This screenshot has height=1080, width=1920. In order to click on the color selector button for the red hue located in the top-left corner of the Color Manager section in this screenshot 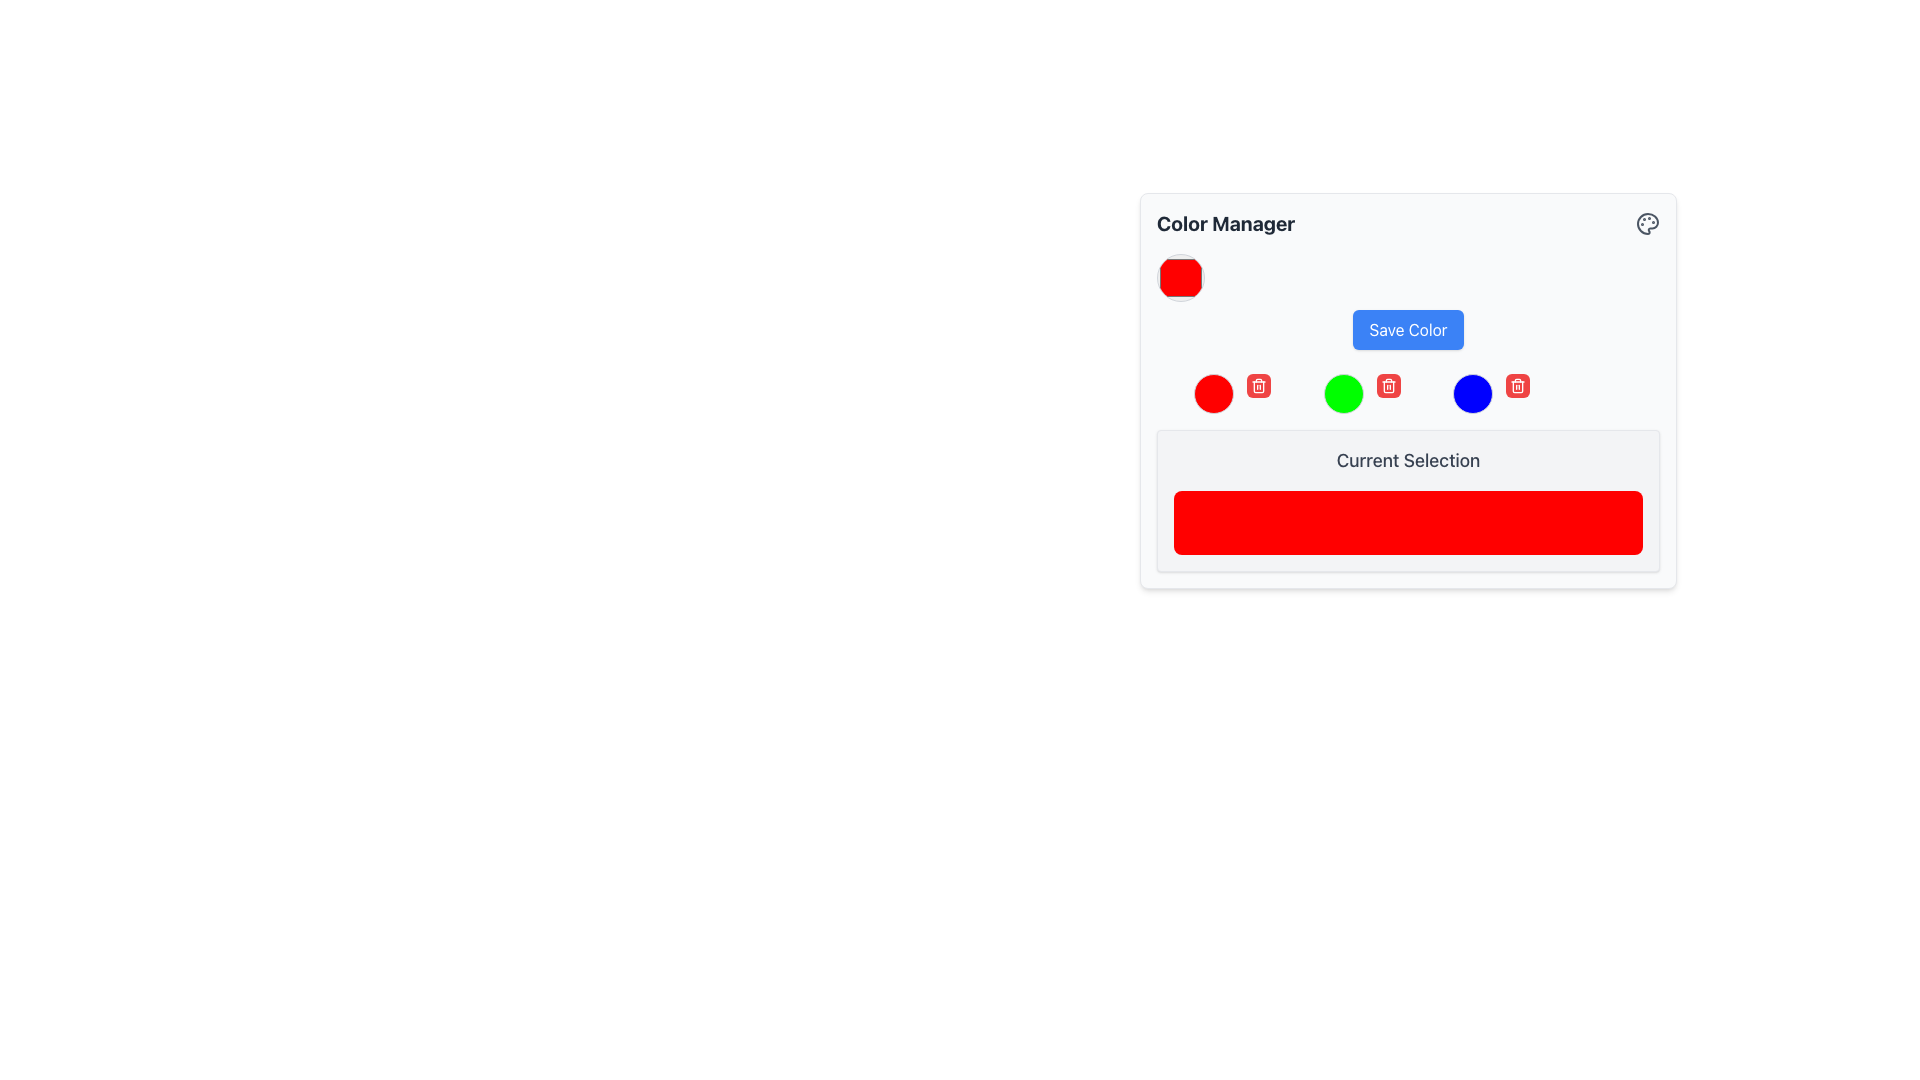, I will do `click(1180, 277)`.